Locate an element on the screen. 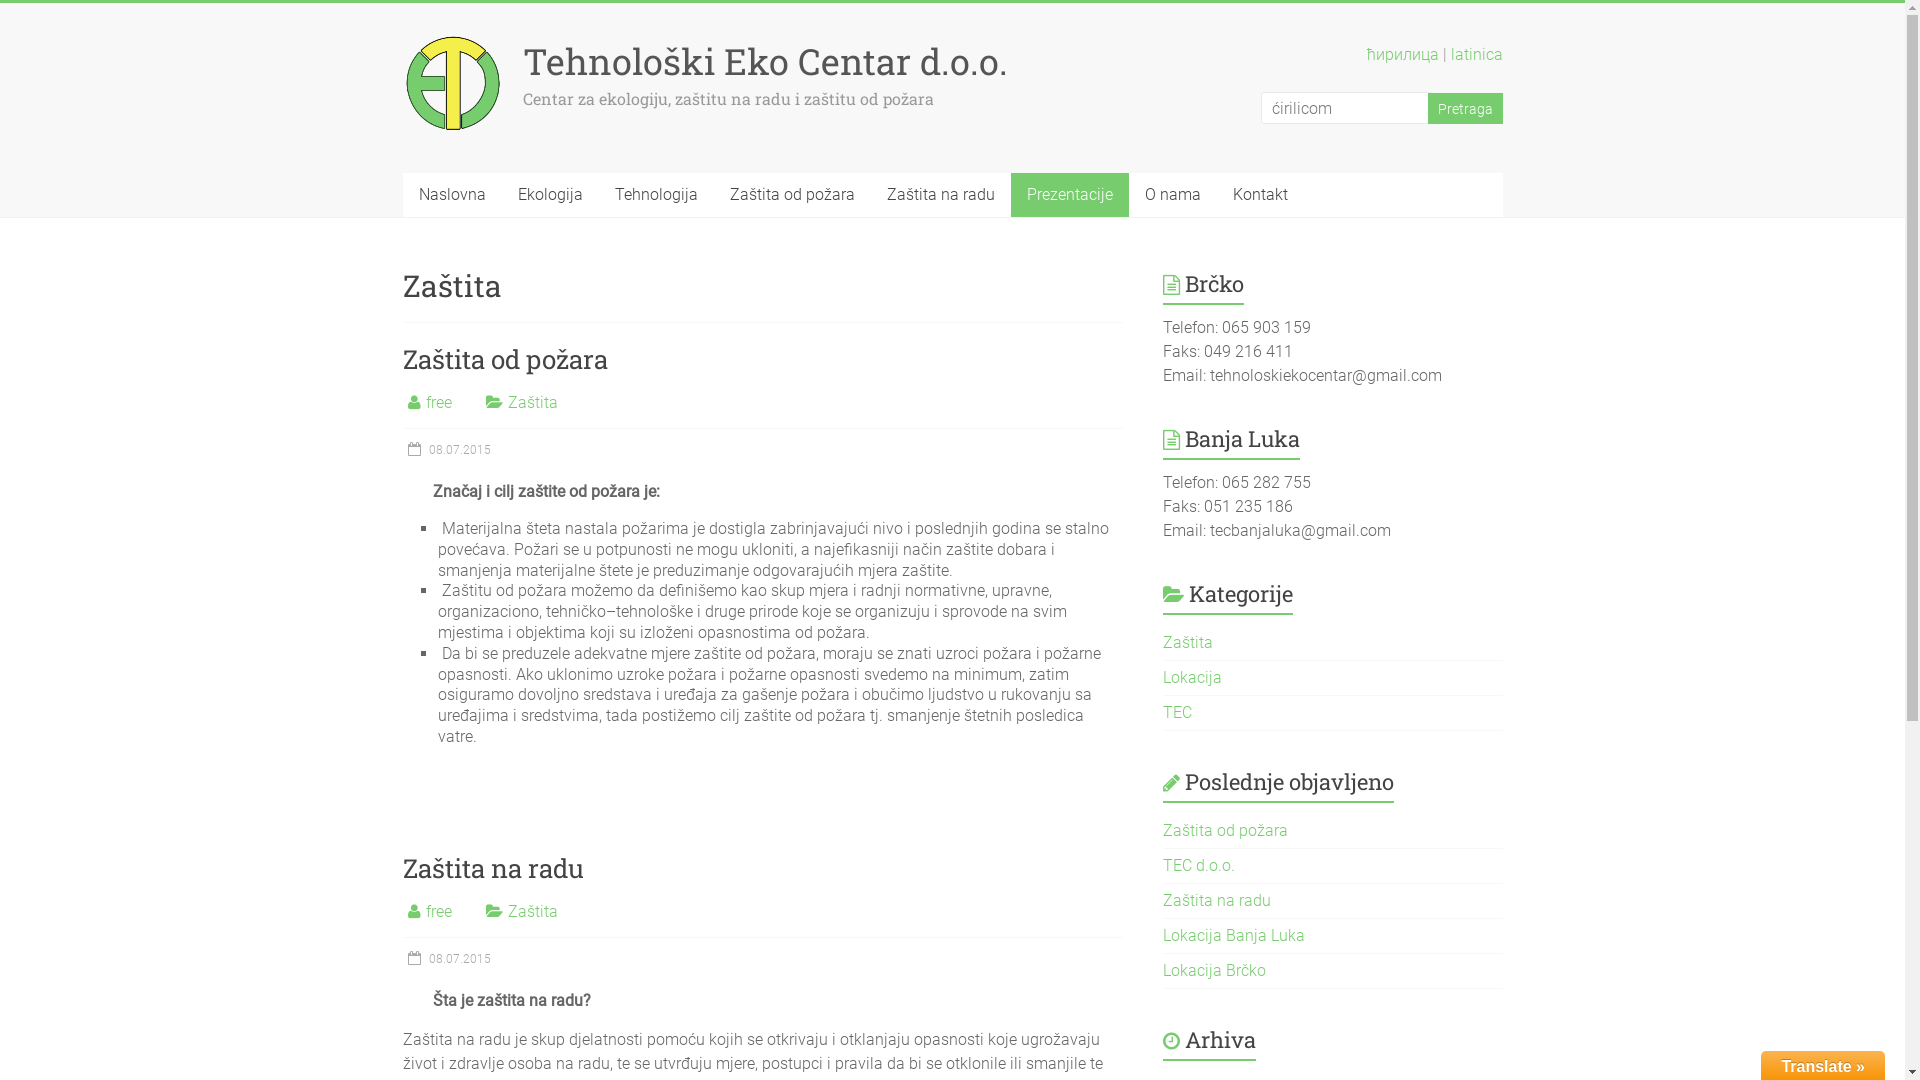  'Lokacija' is located at coordinates (1192, 676).